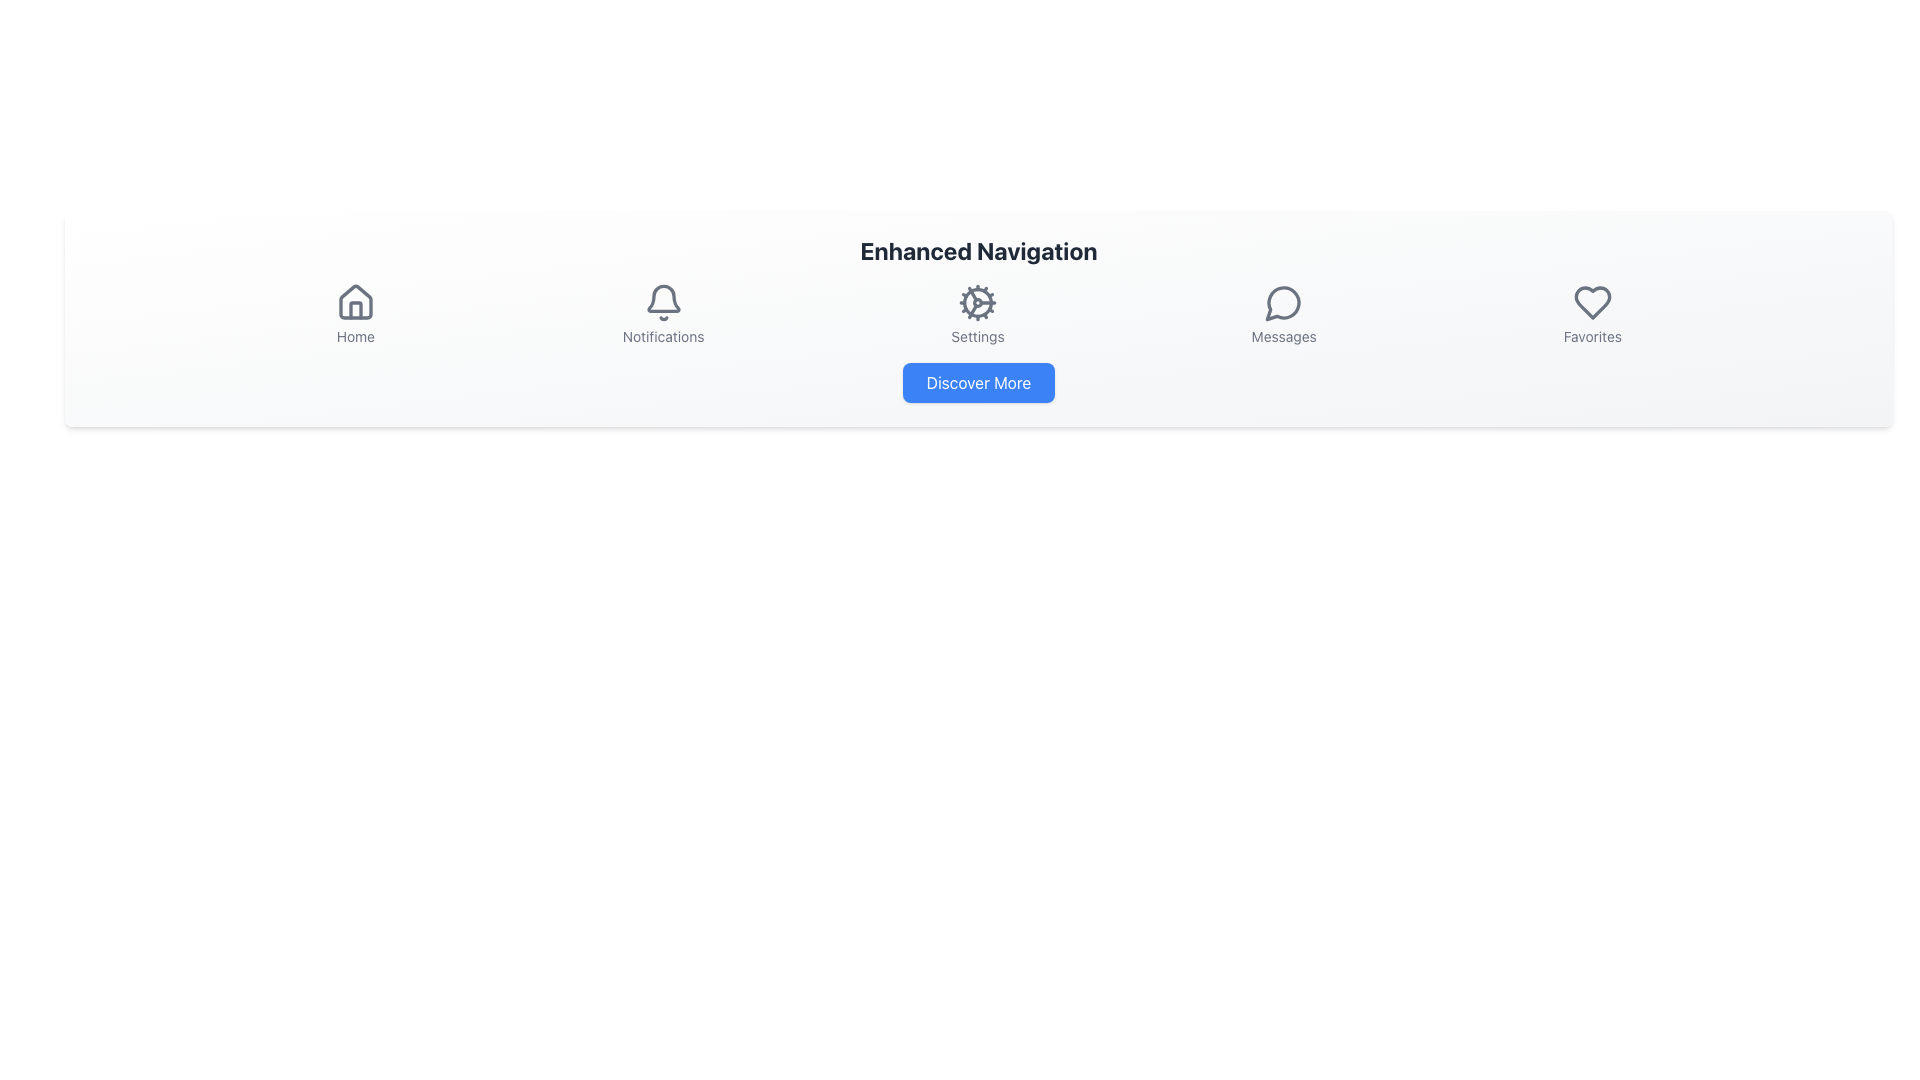 This screenshot has height=1080, width=1920. What do you see at coordinates (979, 315) in the screenshot?
I see `the Navigation bar` at bounding box center [979, 315].